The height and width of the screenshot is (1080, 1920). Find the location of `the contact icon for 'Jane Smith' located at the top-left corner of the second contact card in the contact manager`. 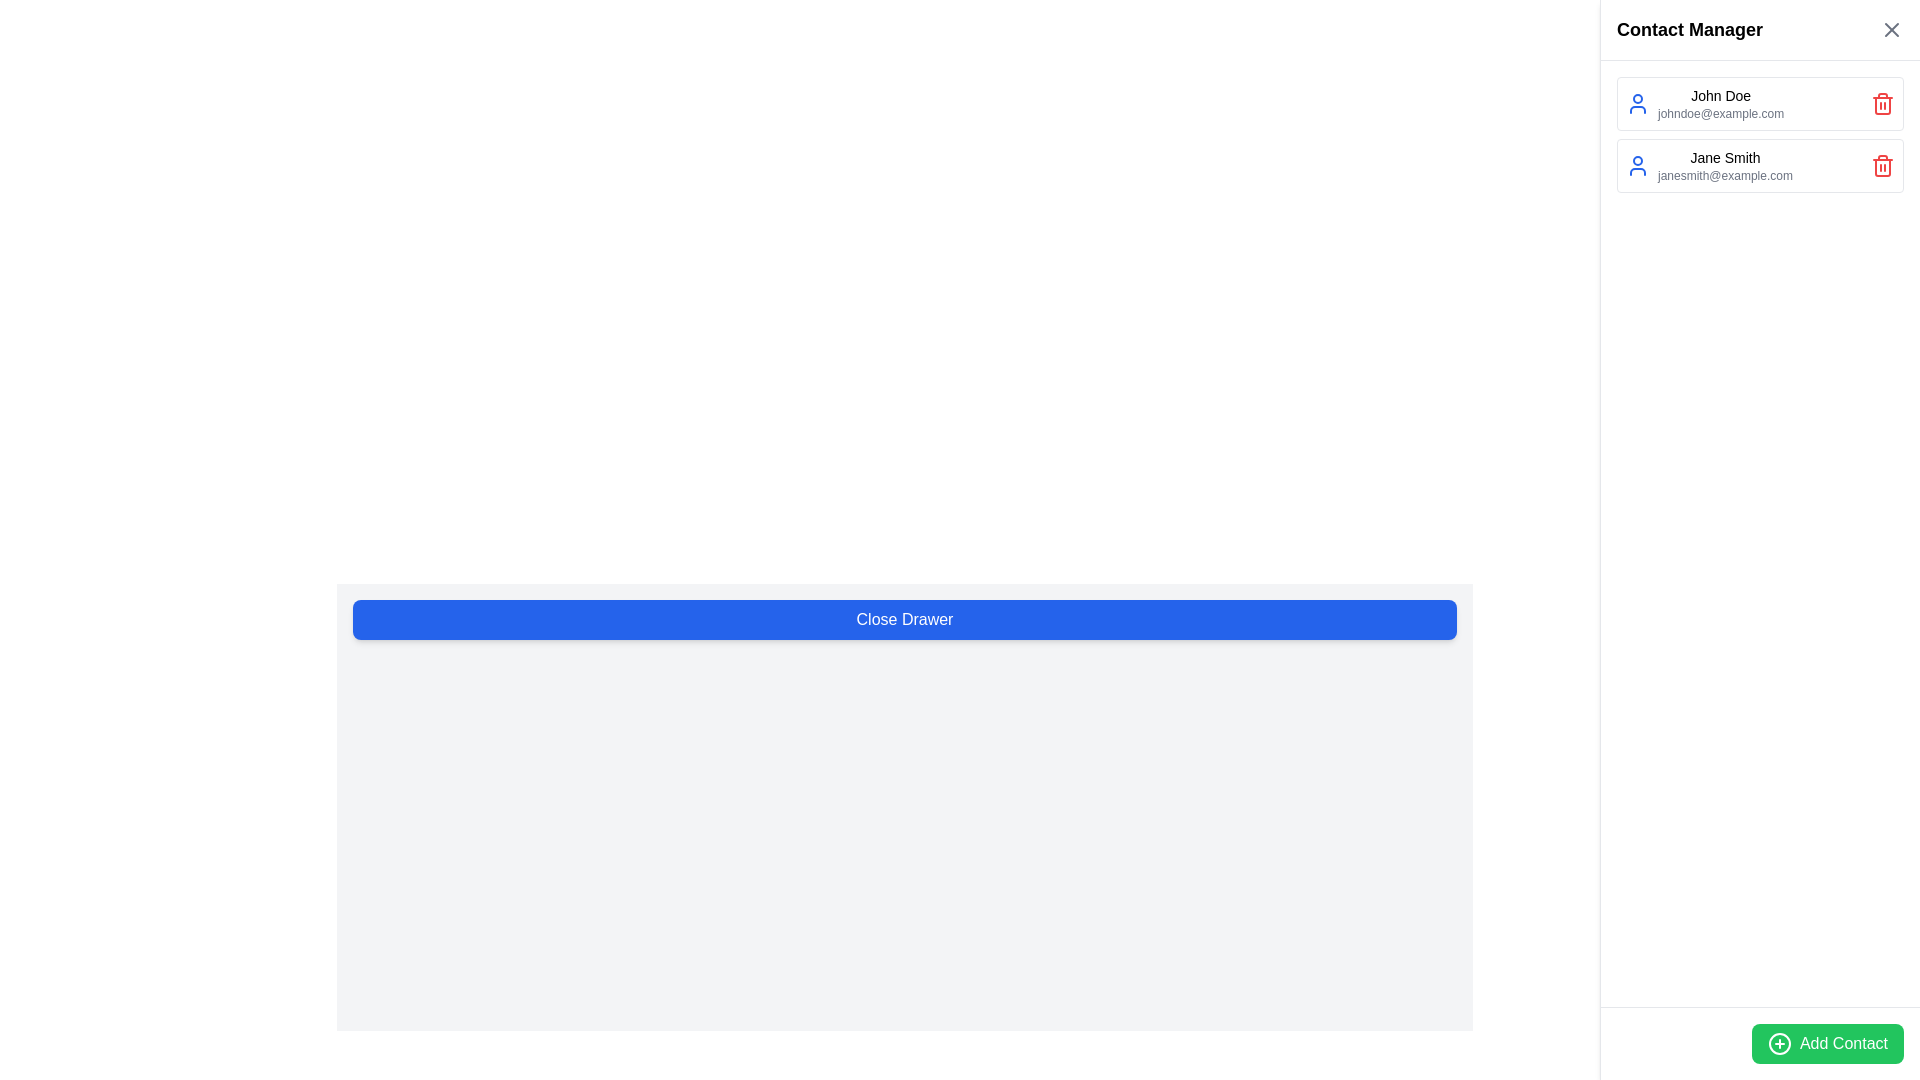

the contact icon for 'Jane Smith' located at the top-left corner of the second contact card in the contact manager is located at coordinates (1637, 164).